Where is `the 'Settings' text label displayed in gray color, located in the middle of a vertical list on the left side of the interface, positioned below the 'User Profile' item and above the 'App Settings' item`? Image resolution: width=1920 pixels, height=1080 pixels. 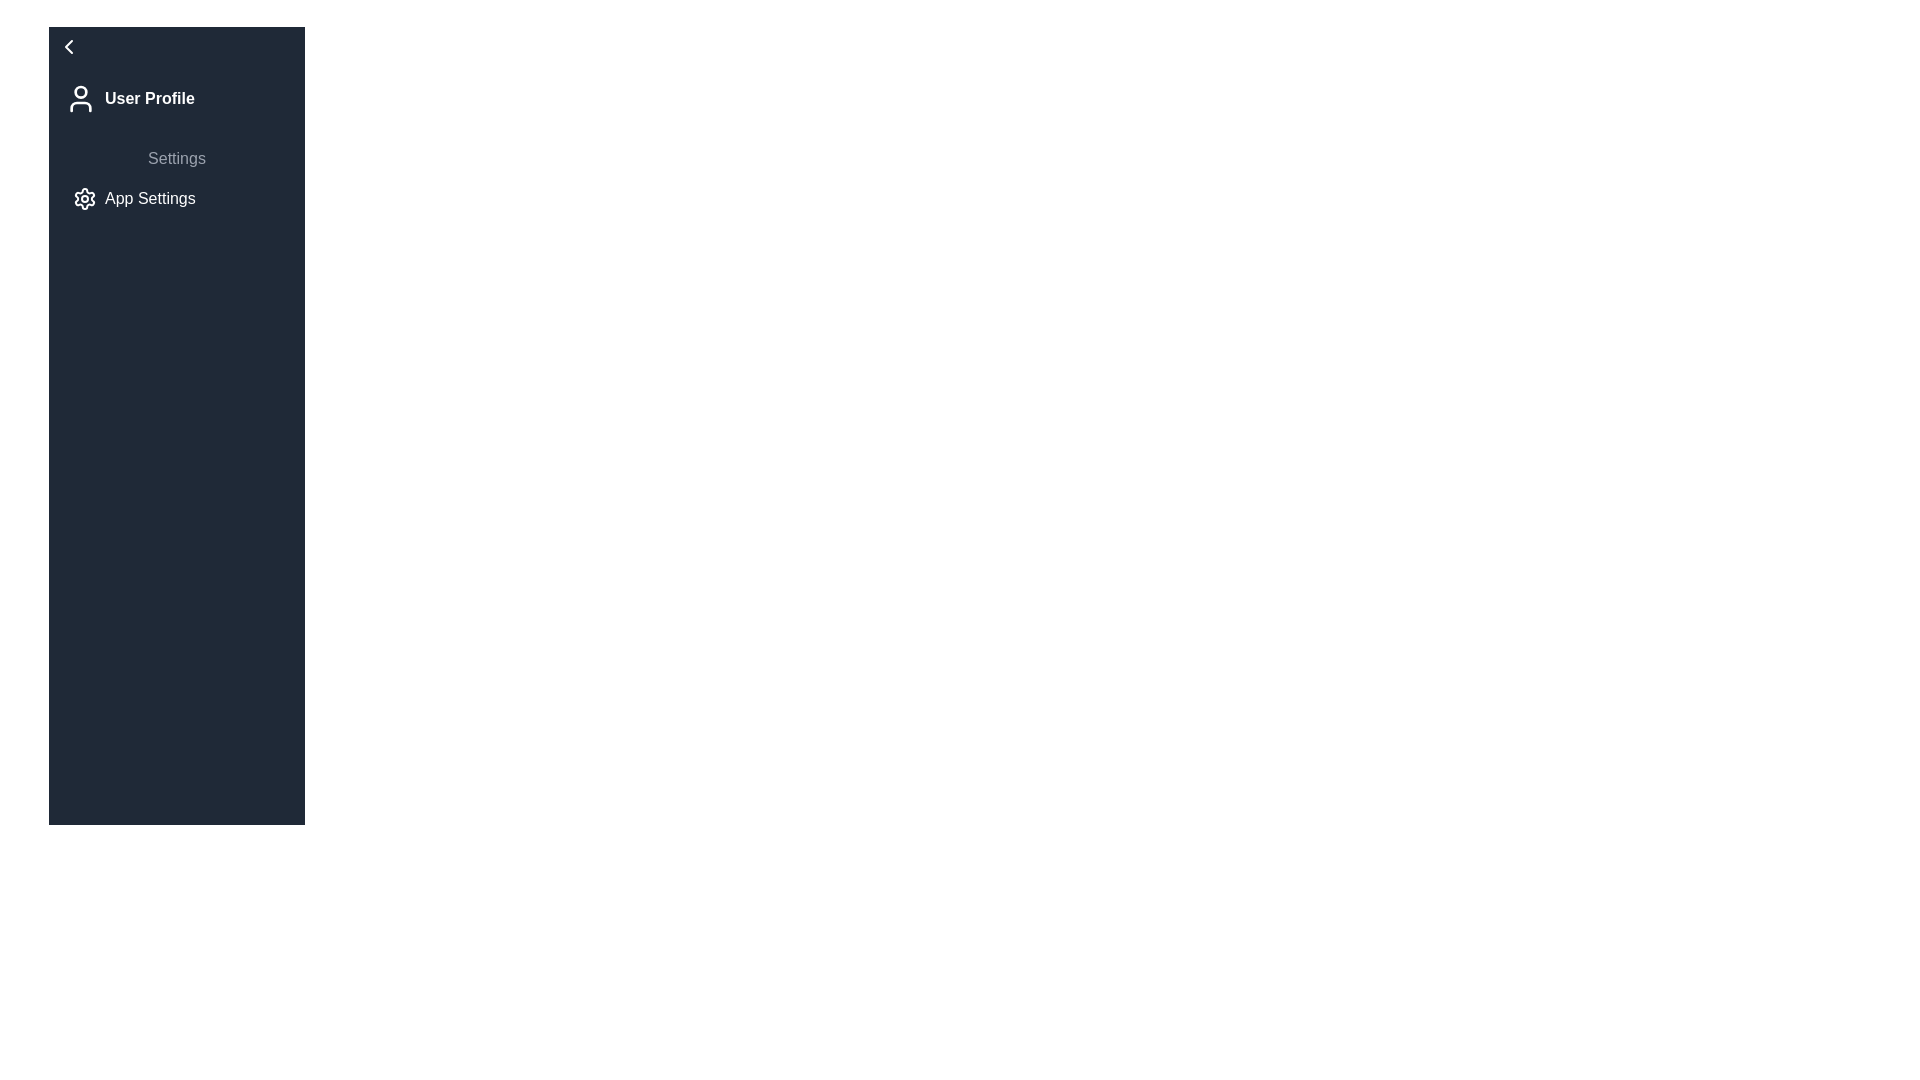
the 'Settings' text label displayed in gray color, located in the middle of a vertical list on the left side of the interface, positioned below the 'User Profile' item and above the 'App Settings' item is located at coordinates (177, 149).